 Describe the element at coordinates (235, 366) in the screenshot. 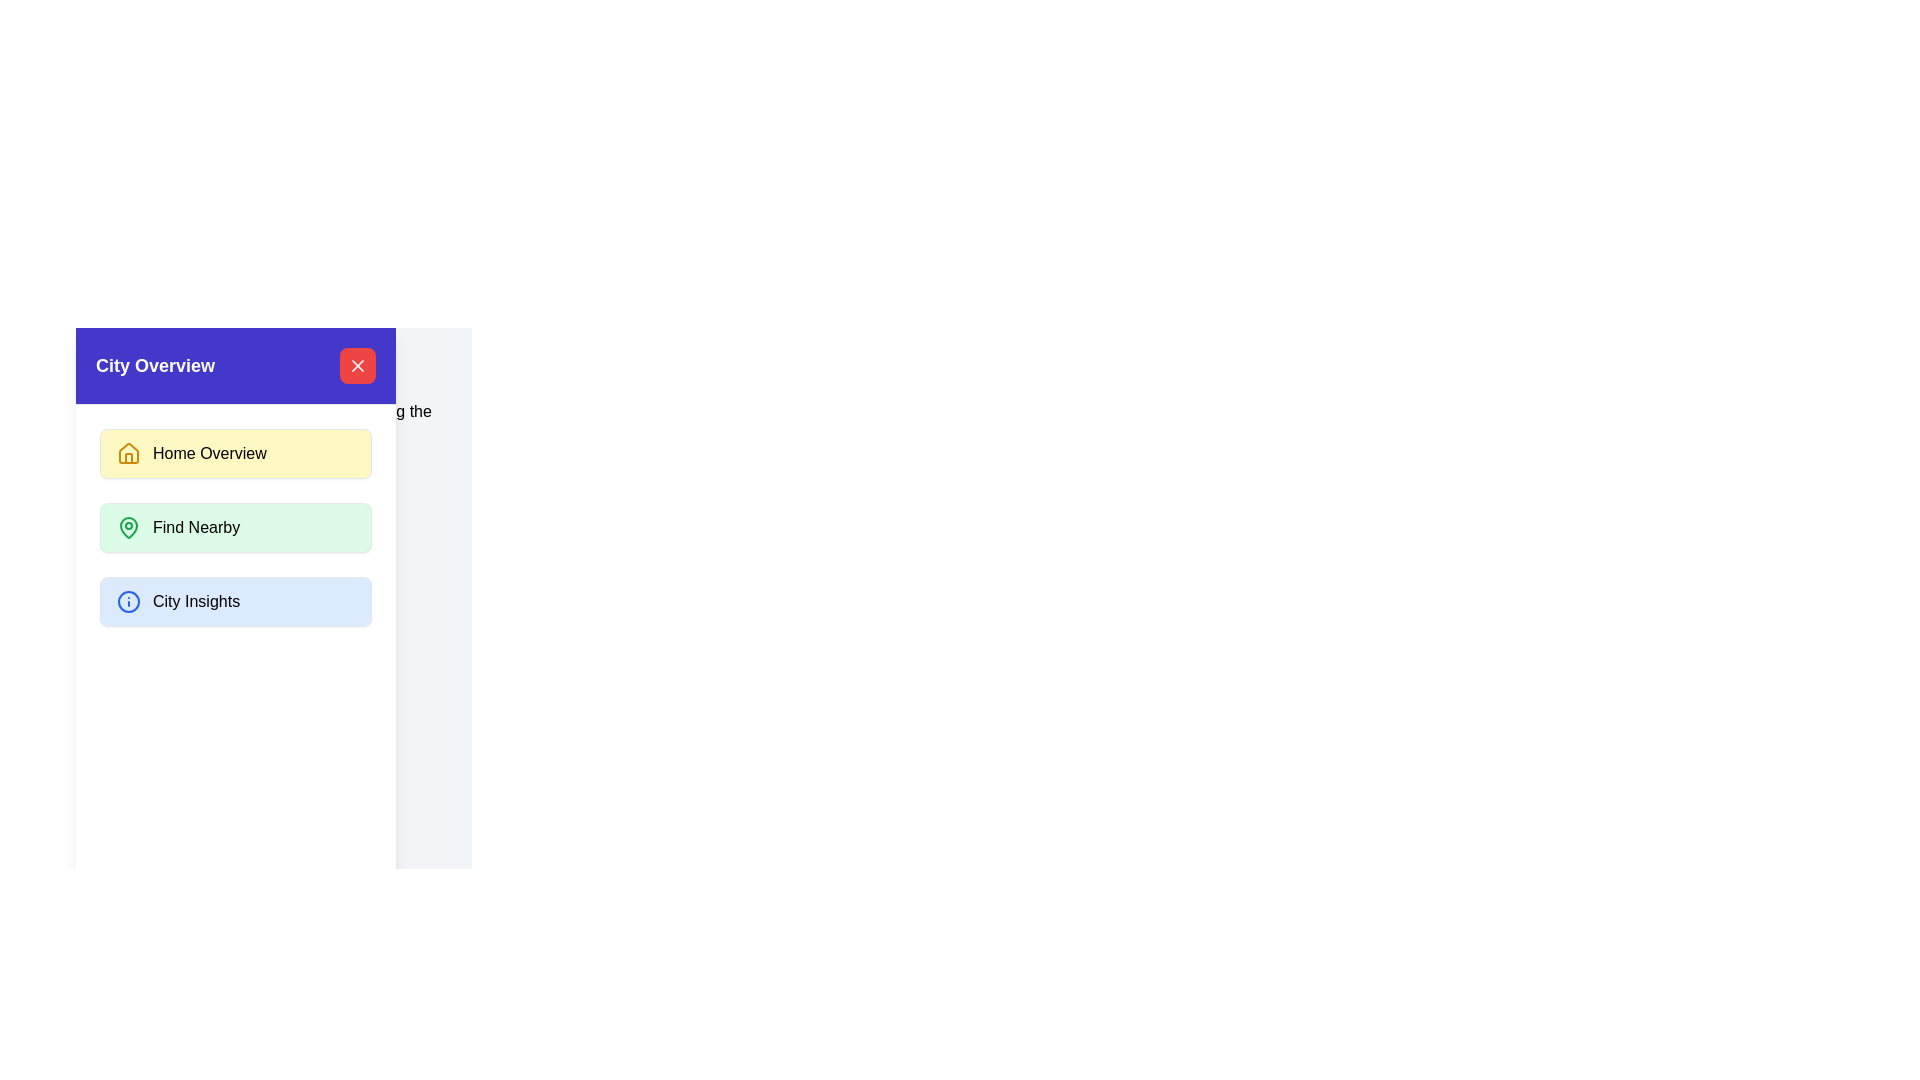

I see `the text of the City Overview Header section` at that location.